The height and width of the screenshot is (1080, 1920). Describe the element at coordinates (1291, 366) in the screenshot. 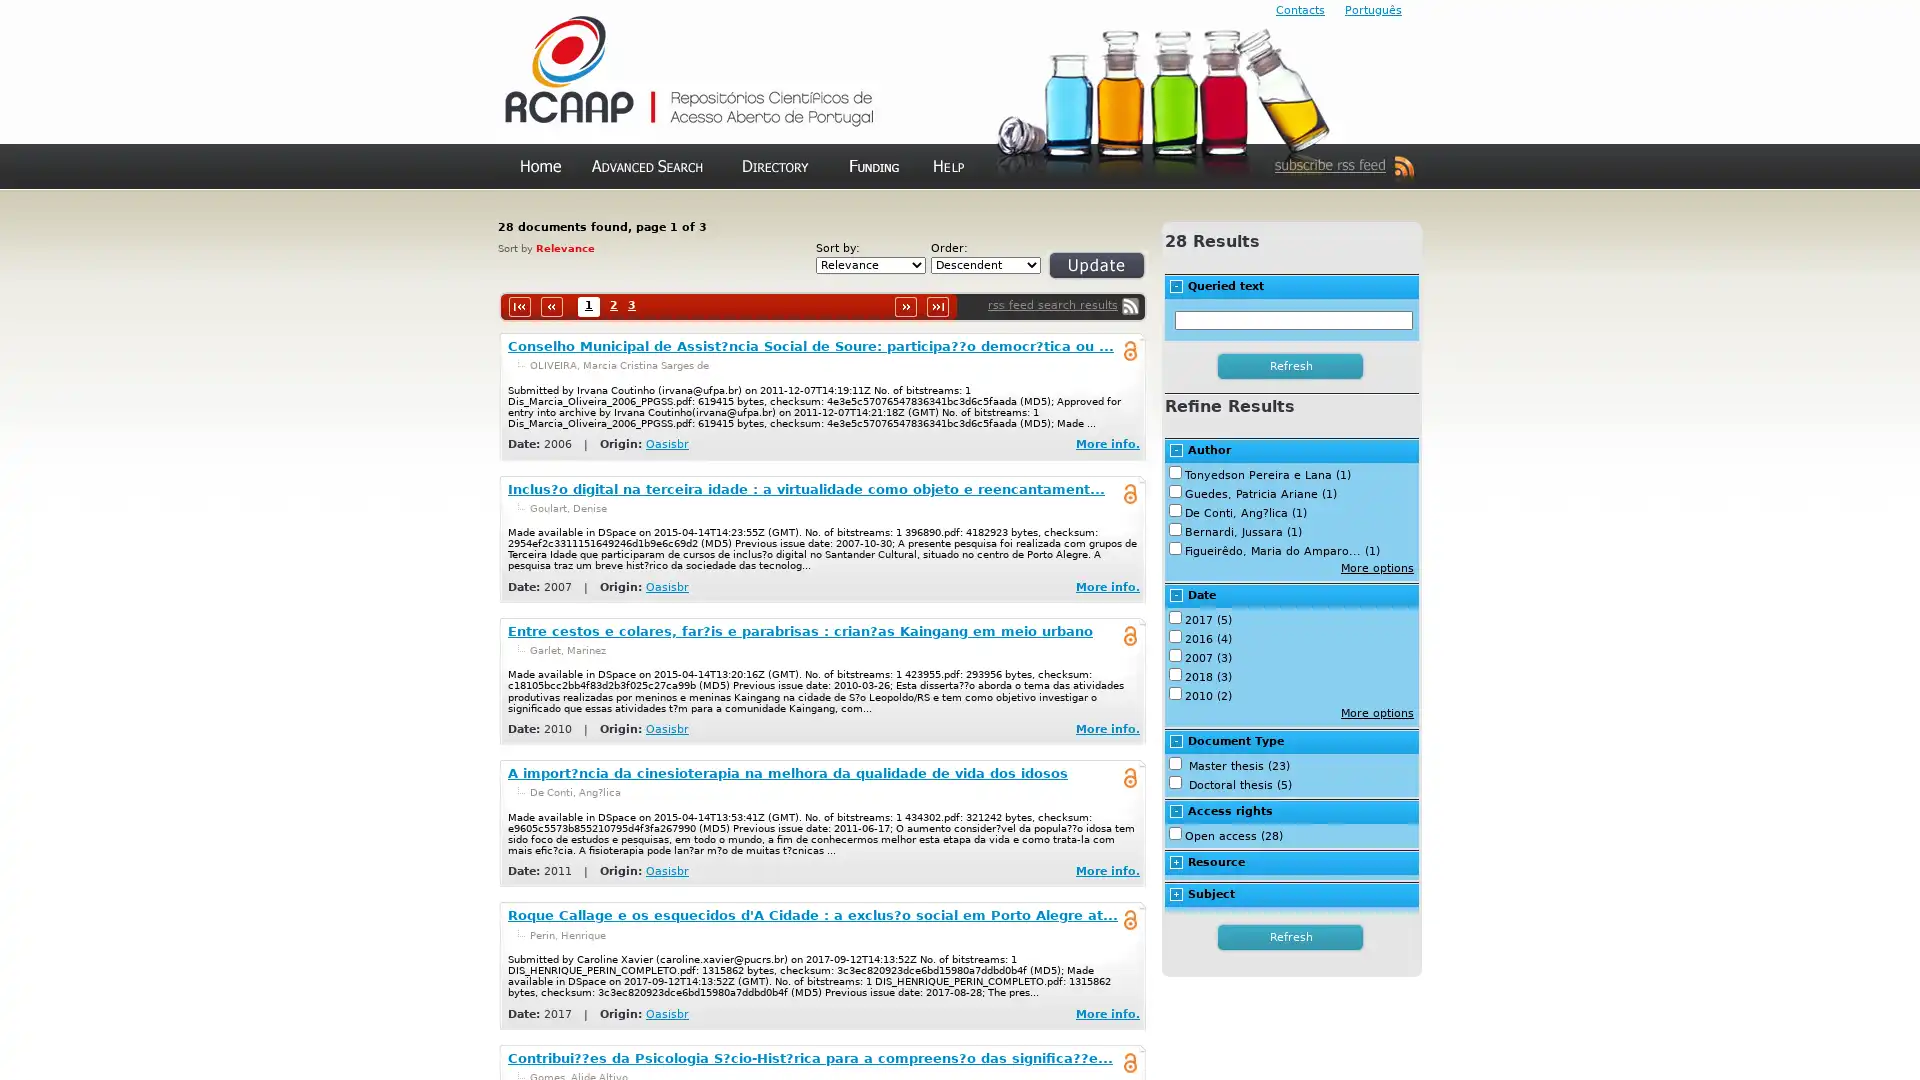

I see `Refresh` at that location.